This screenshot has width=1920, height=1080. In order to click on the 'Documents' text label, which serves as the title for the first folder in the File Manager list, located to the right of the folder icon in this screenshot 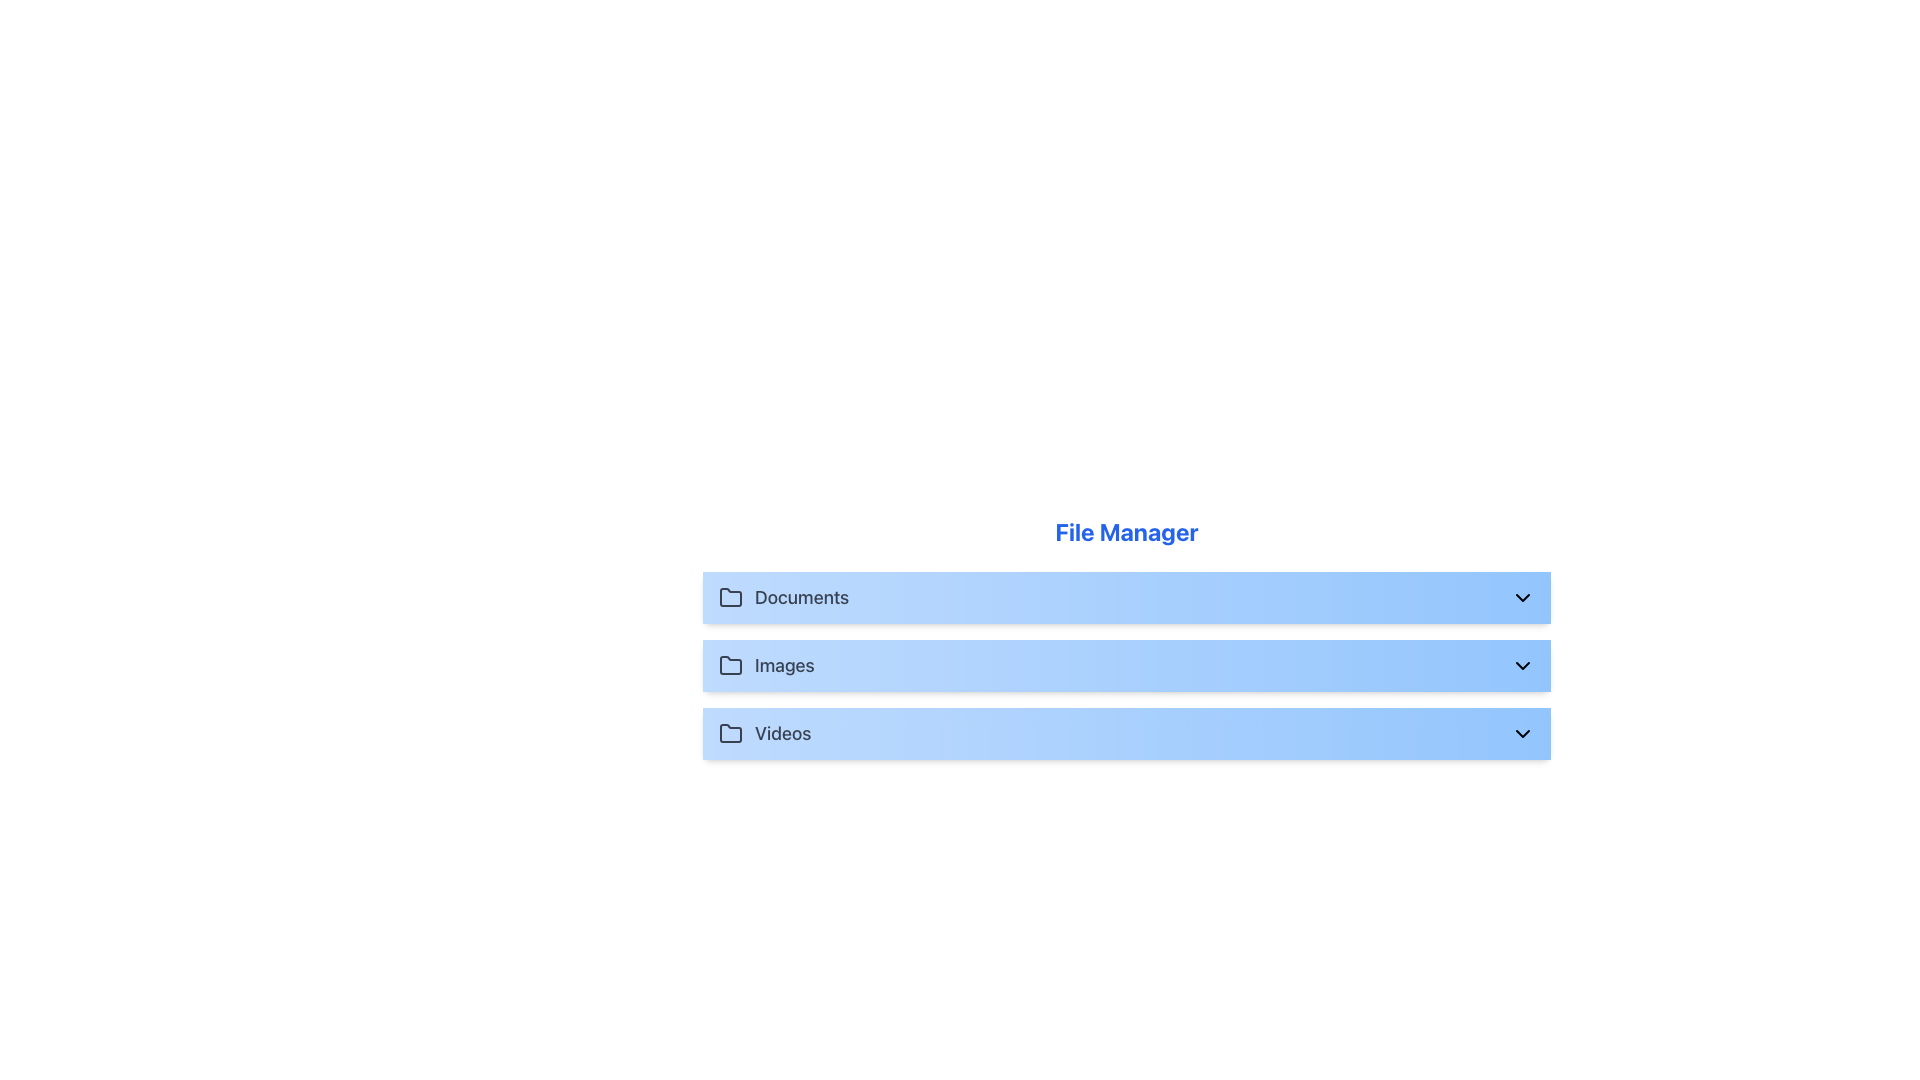, I will do `click(802, 596)`.